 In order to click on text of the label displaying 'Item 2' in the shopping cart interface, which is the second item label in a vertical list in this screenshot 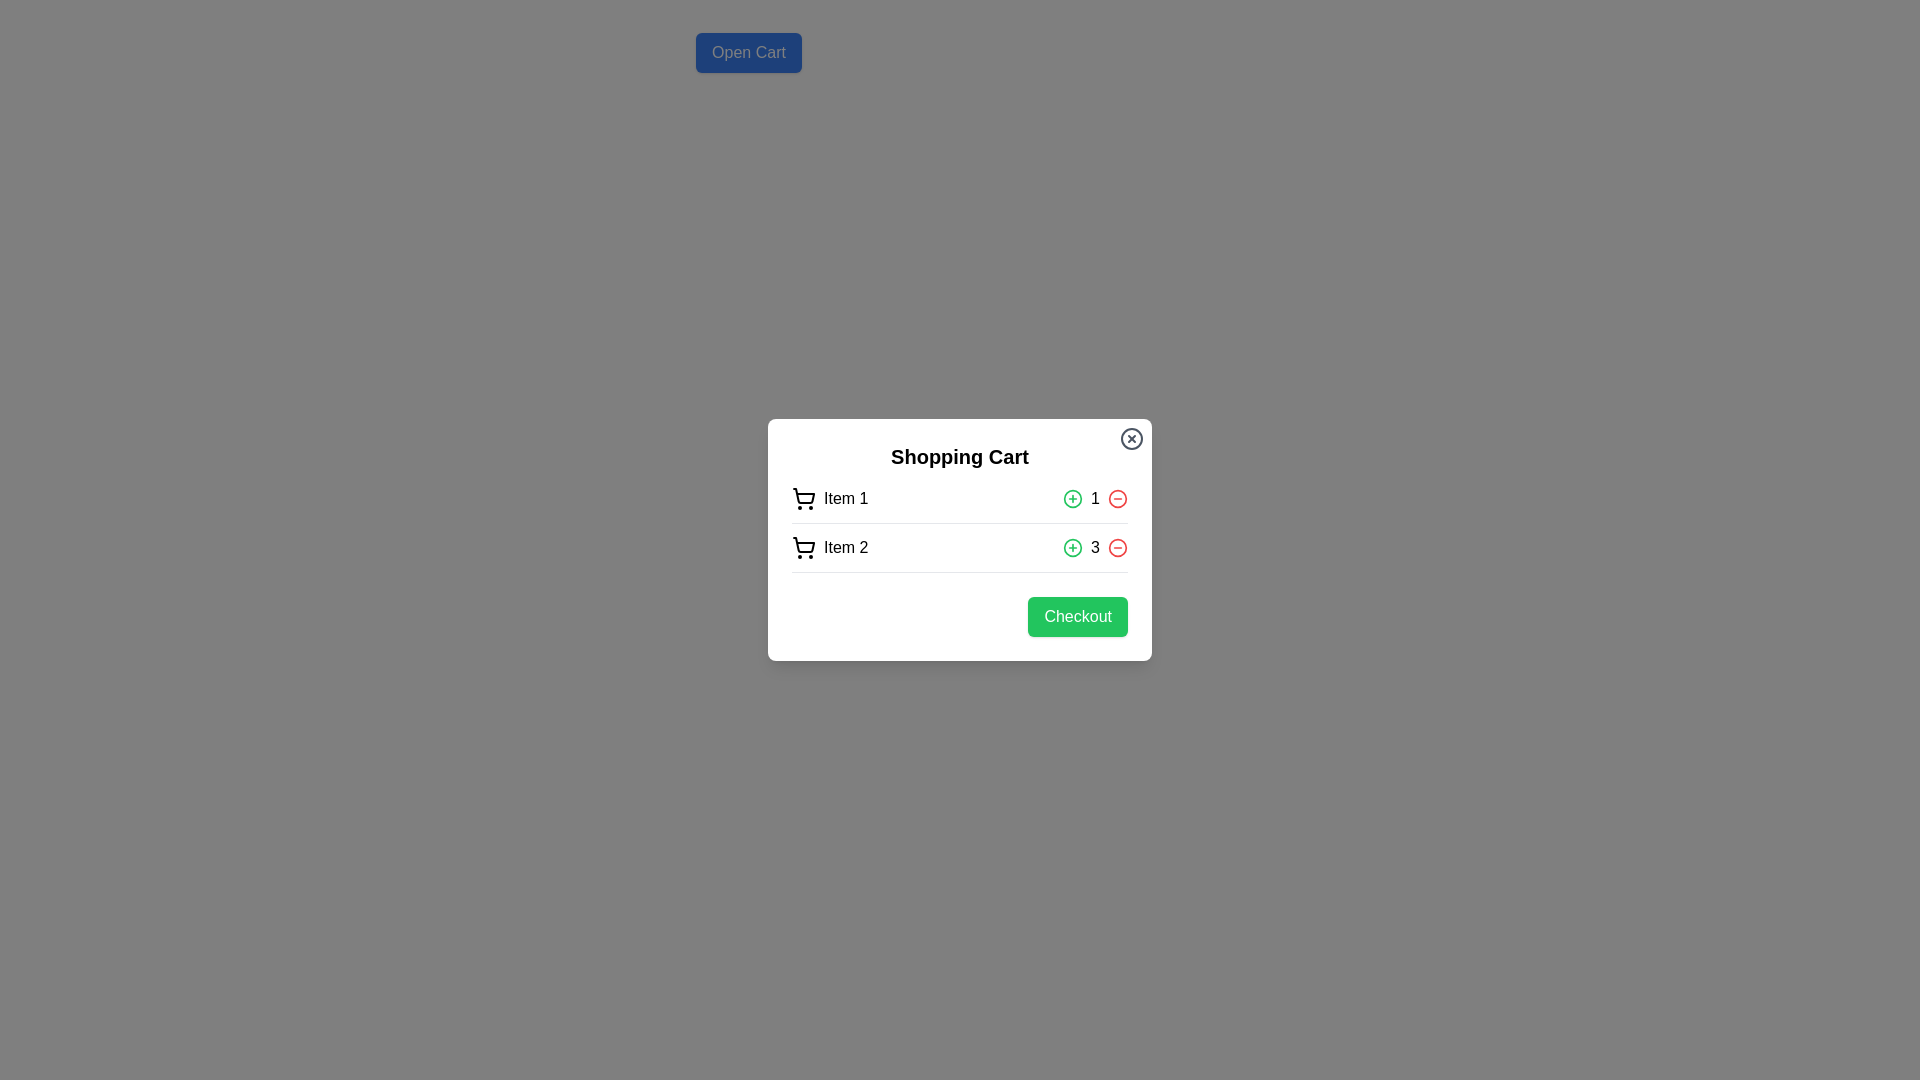, I will do `click(846, 547)`.